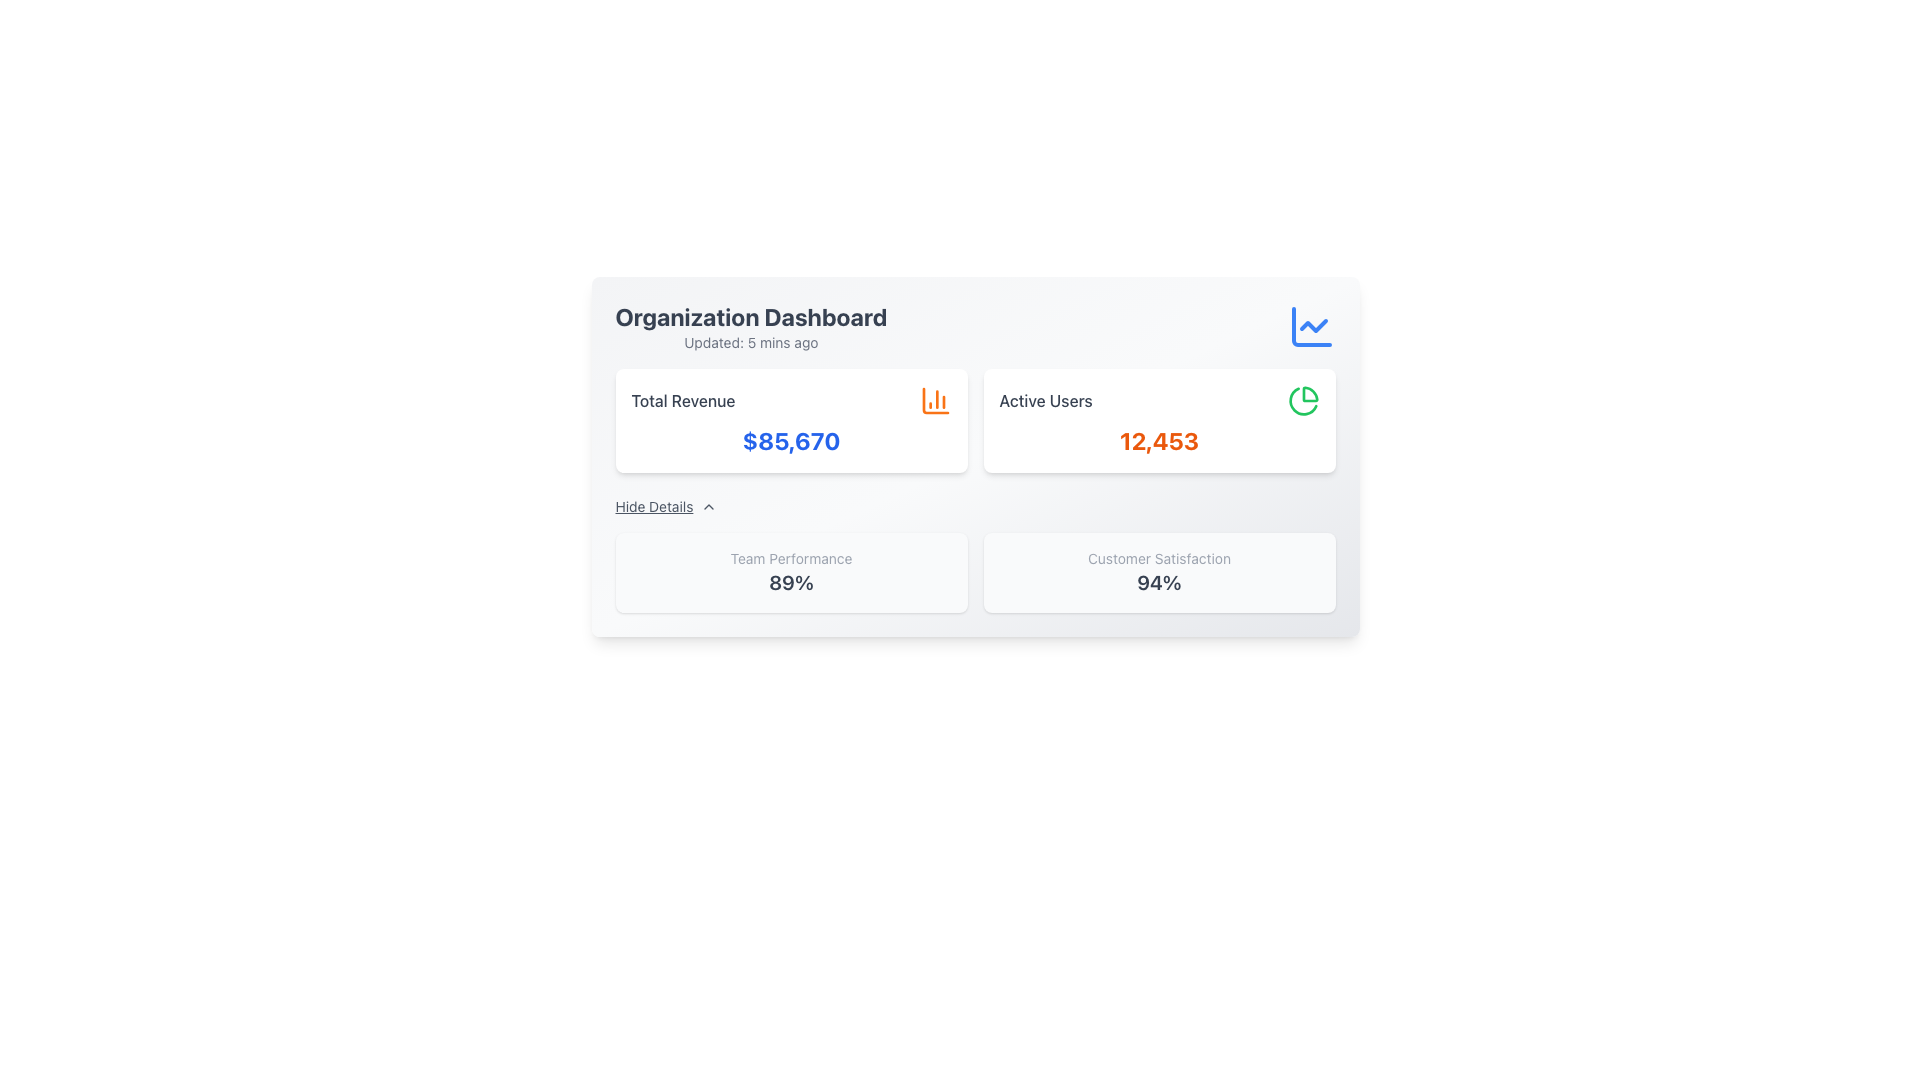 This screenshot has width=1920, height=1080. Describe the element at coordinates (1159, 573) in the screenshot. I see `the Textual display card that shows 'Customer Satisfaction' with a bold '94%' in the lower-right section of the 'Organization Dashboard'` at that location.